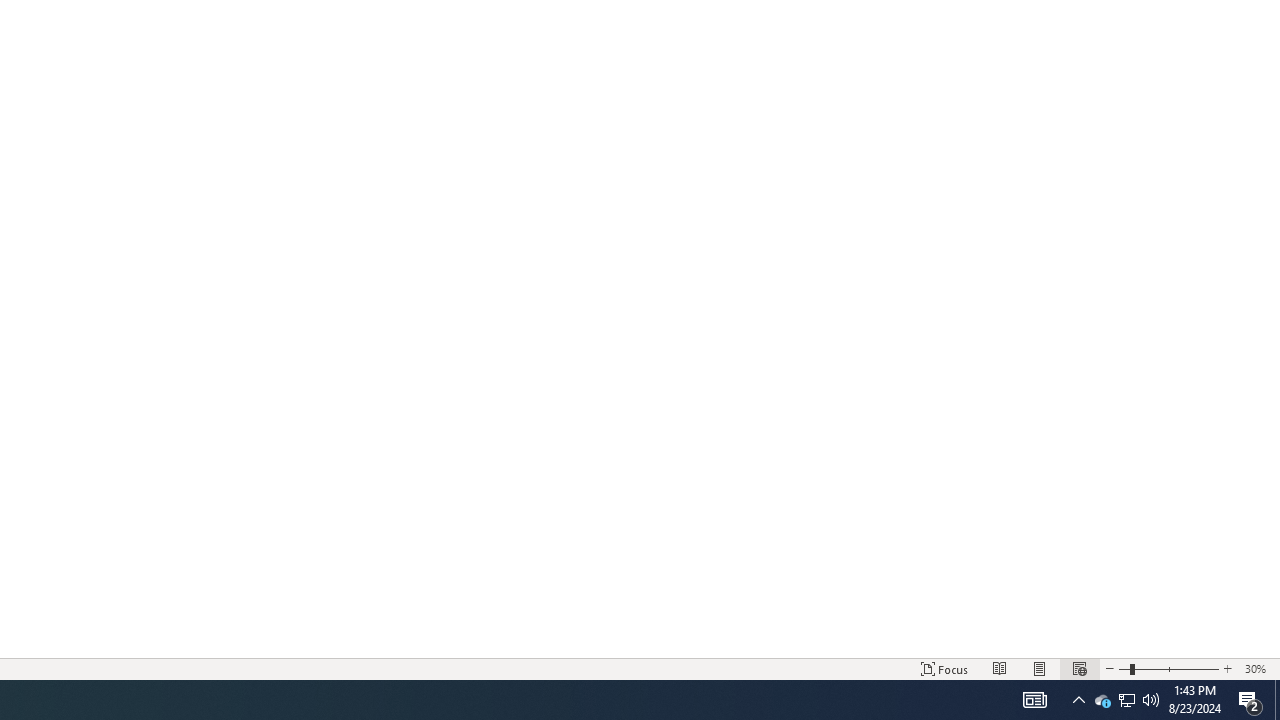  I want to click on 'Focus ', so click(943, 669).